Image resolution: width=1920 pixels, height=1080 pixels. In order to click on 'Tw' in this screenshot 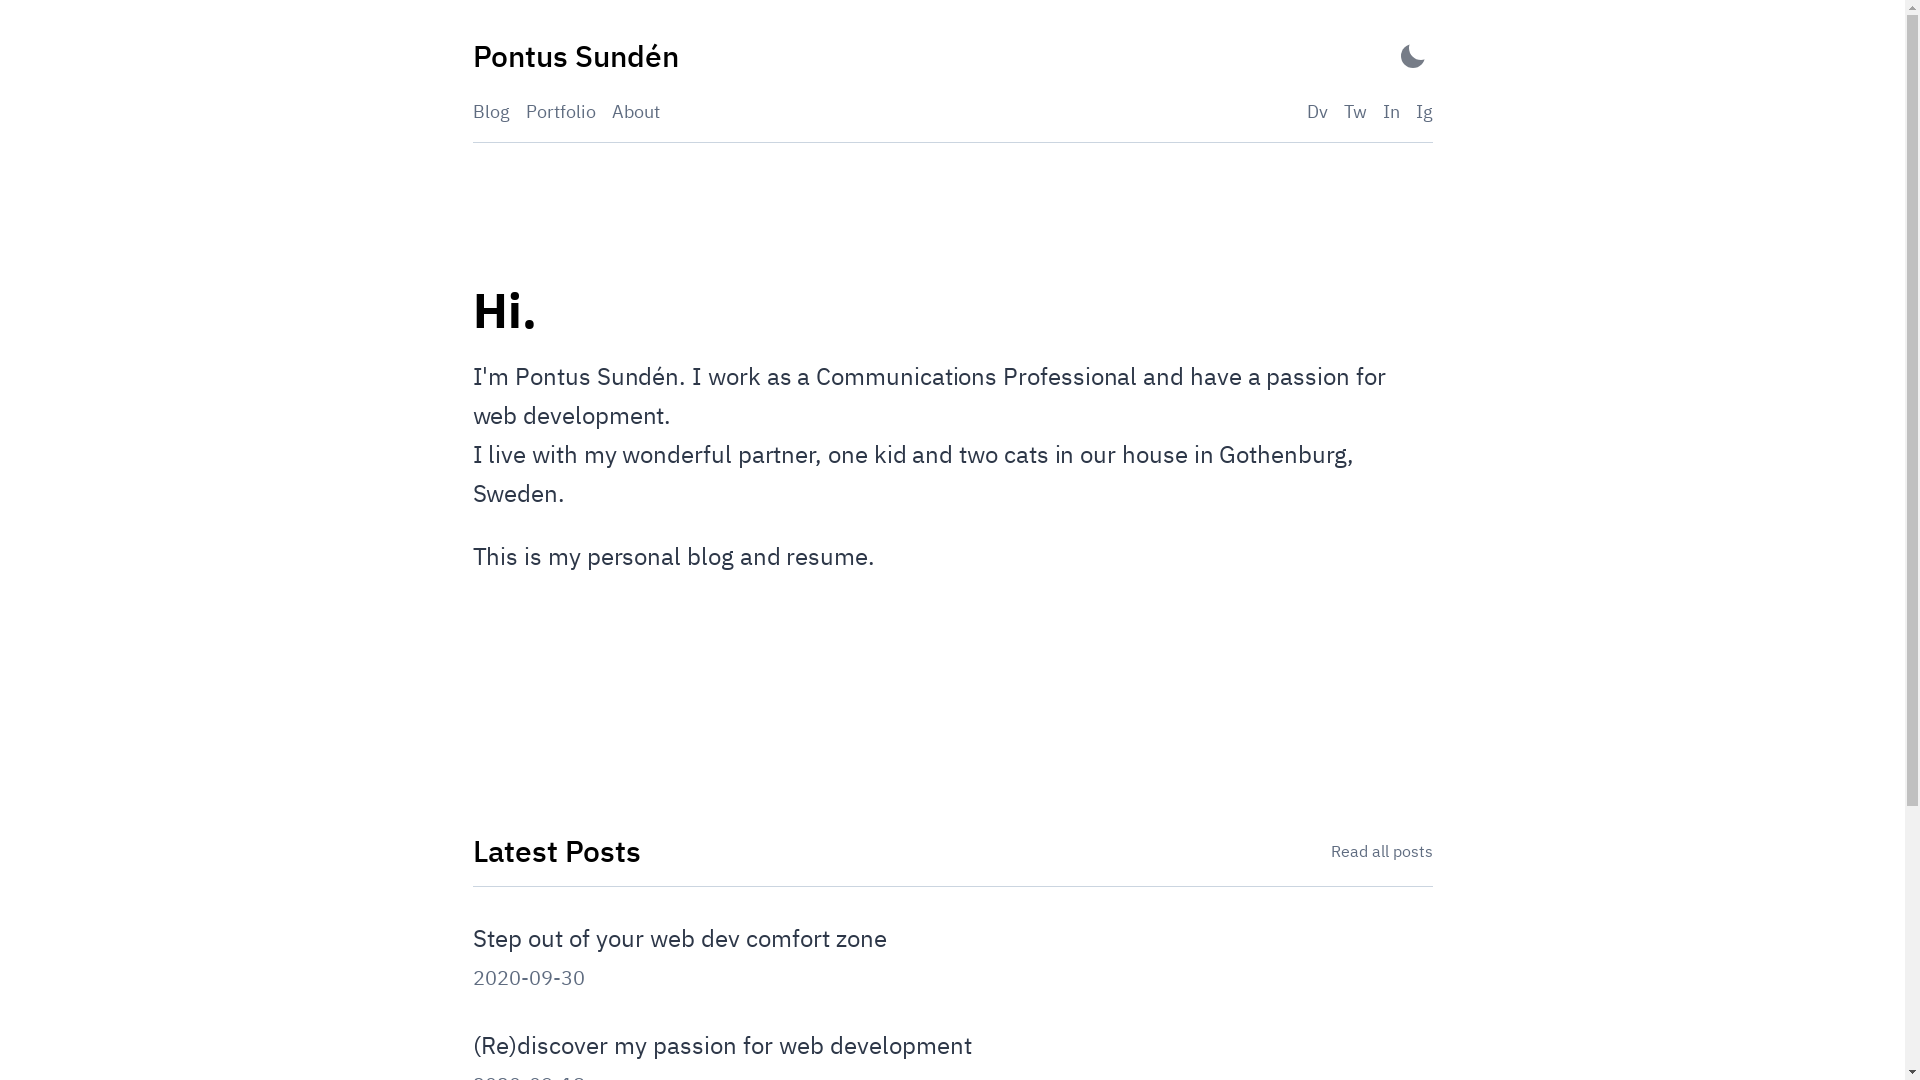, I will do `click(1355, 111)`.